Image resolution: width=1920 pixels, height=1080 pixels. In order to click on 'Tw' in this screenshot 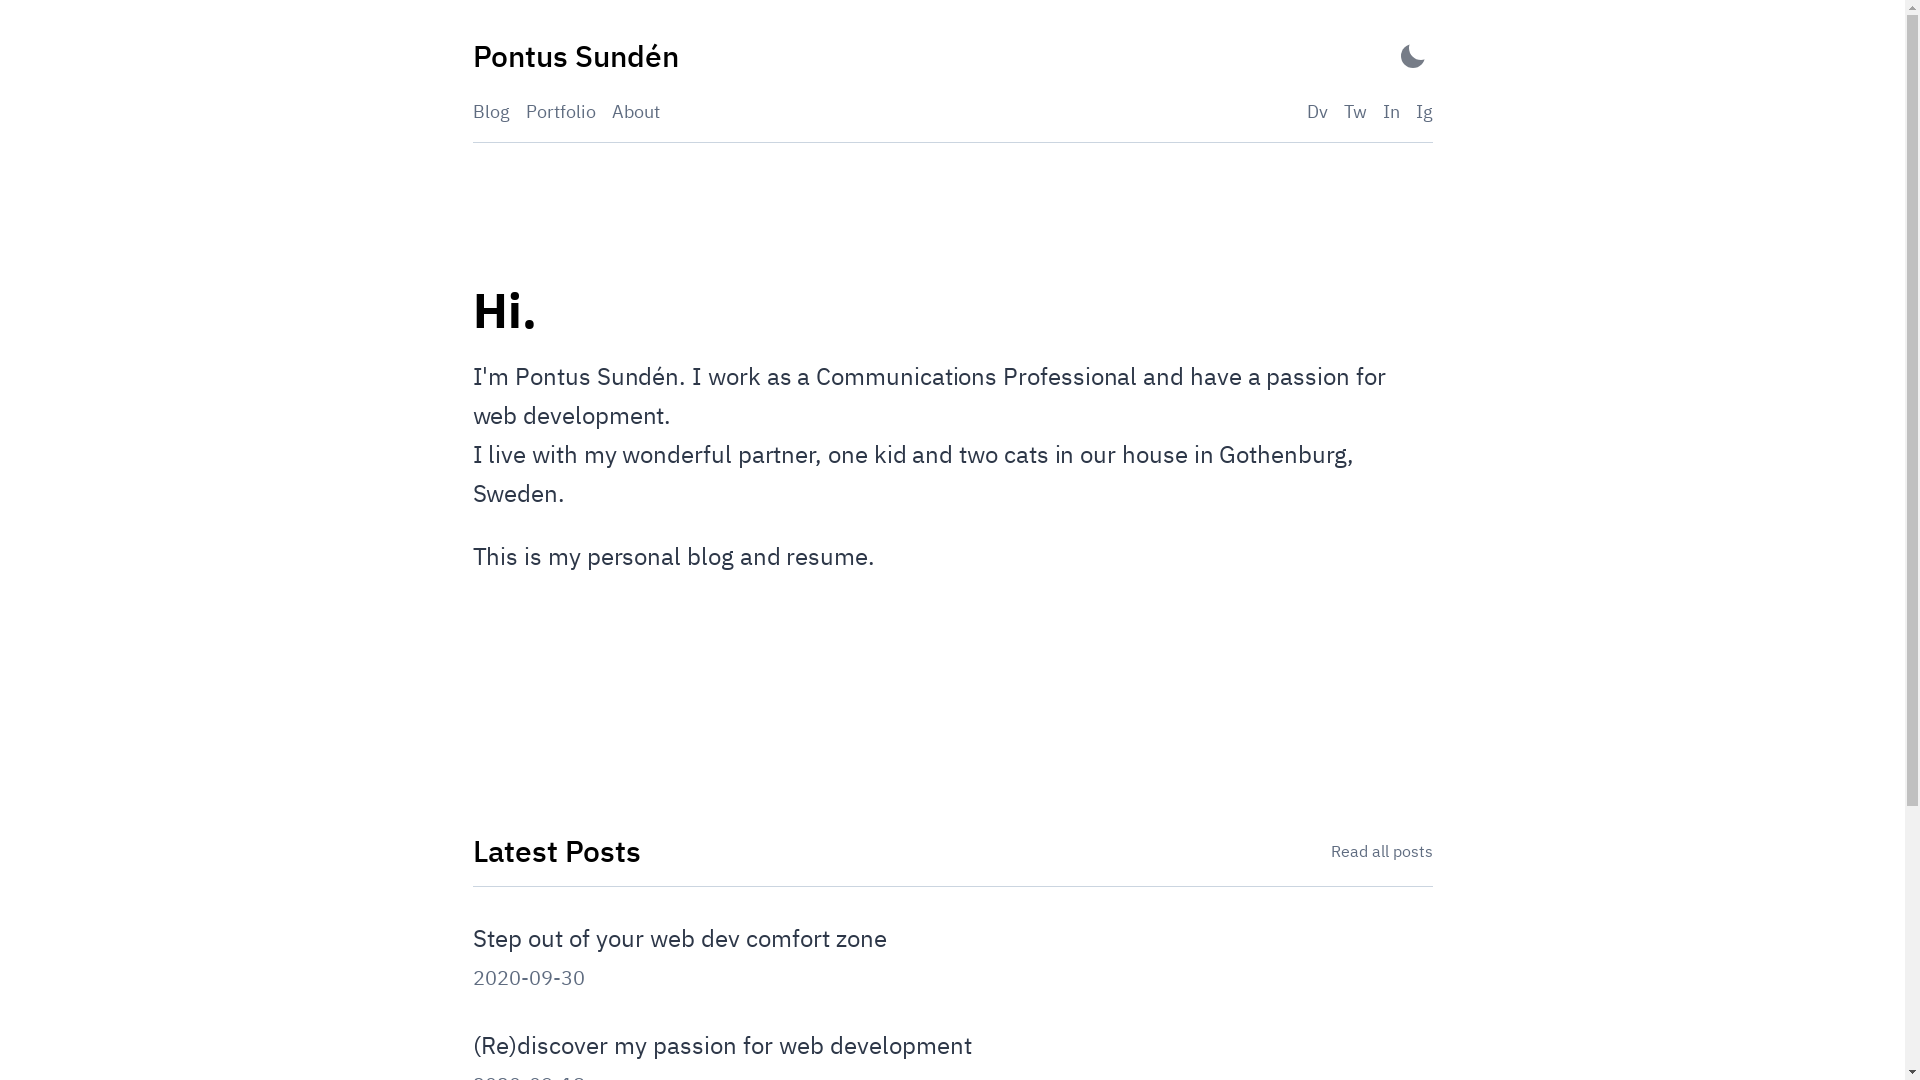, I will do `click(1355, 111)`.